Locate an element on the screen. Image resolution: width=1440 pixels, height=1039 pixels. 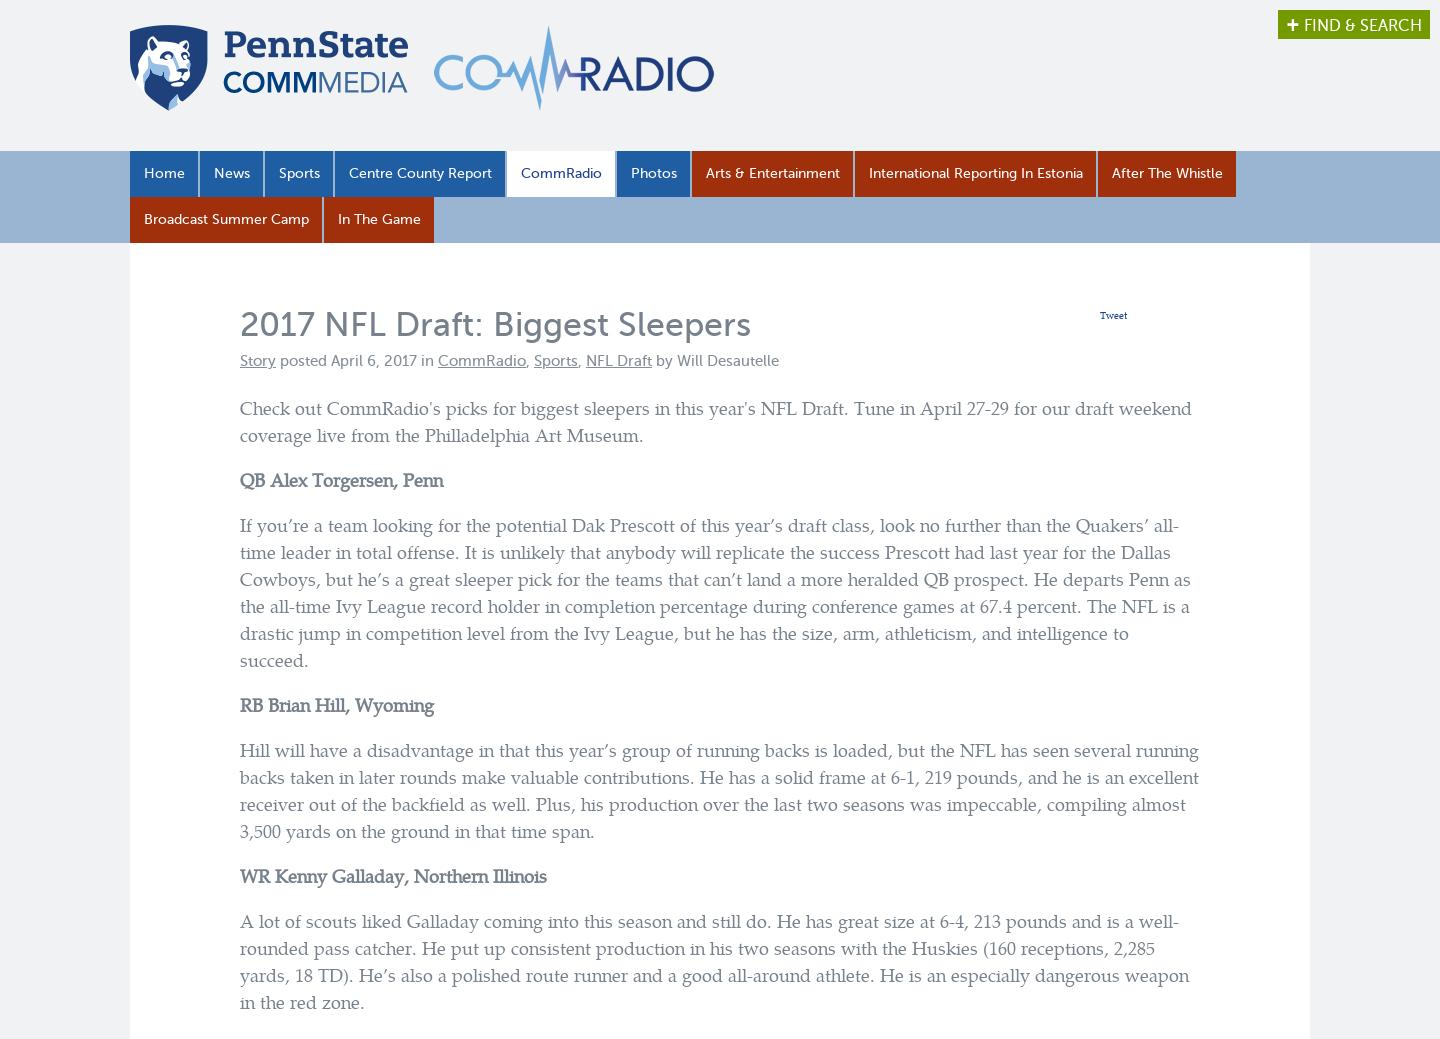
'RB Brian Hill, Wyoming' is located at coordinates (336, 703).